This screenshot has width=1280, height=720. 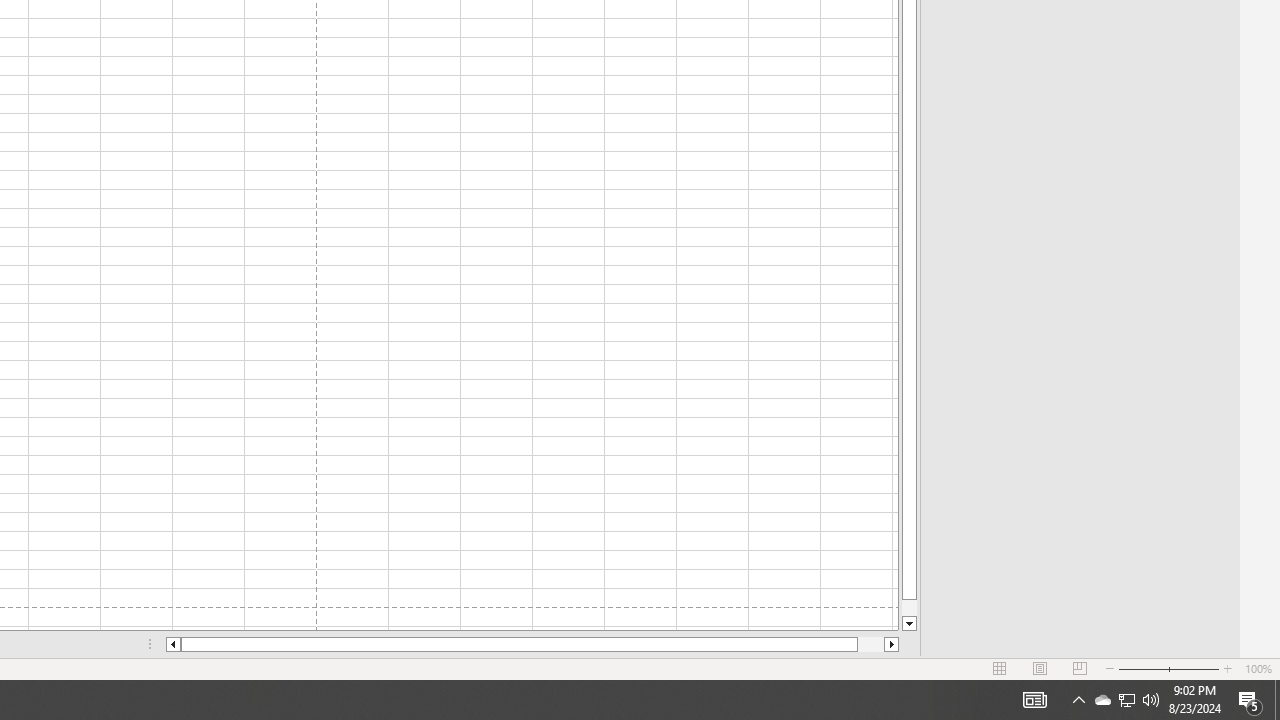 What do you see at coordinates (1143, 669) in the screenshot?
I see `'Zoom Out'` at bounding box center [1143, 669].